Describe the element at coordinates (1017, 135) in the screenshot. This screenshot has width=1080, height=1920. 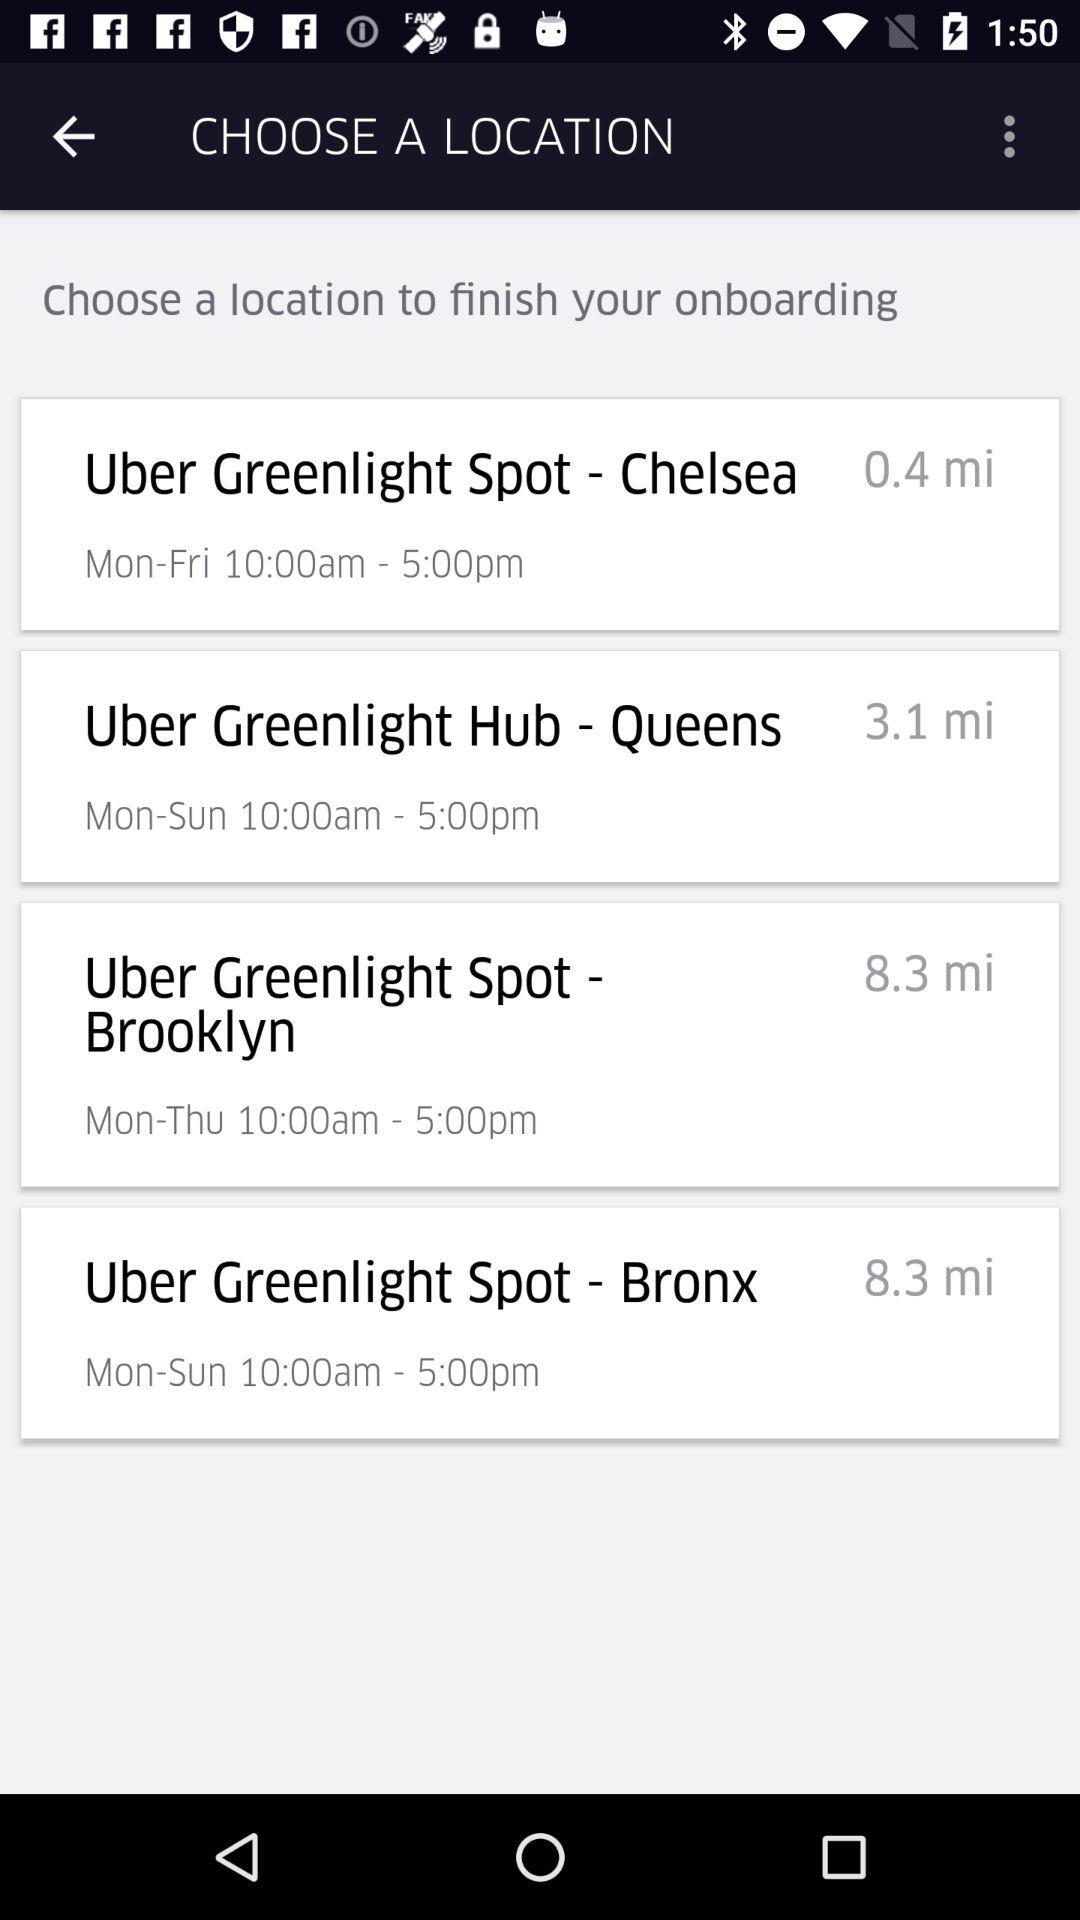
I see `the item to the right of choose a location item` at that location.